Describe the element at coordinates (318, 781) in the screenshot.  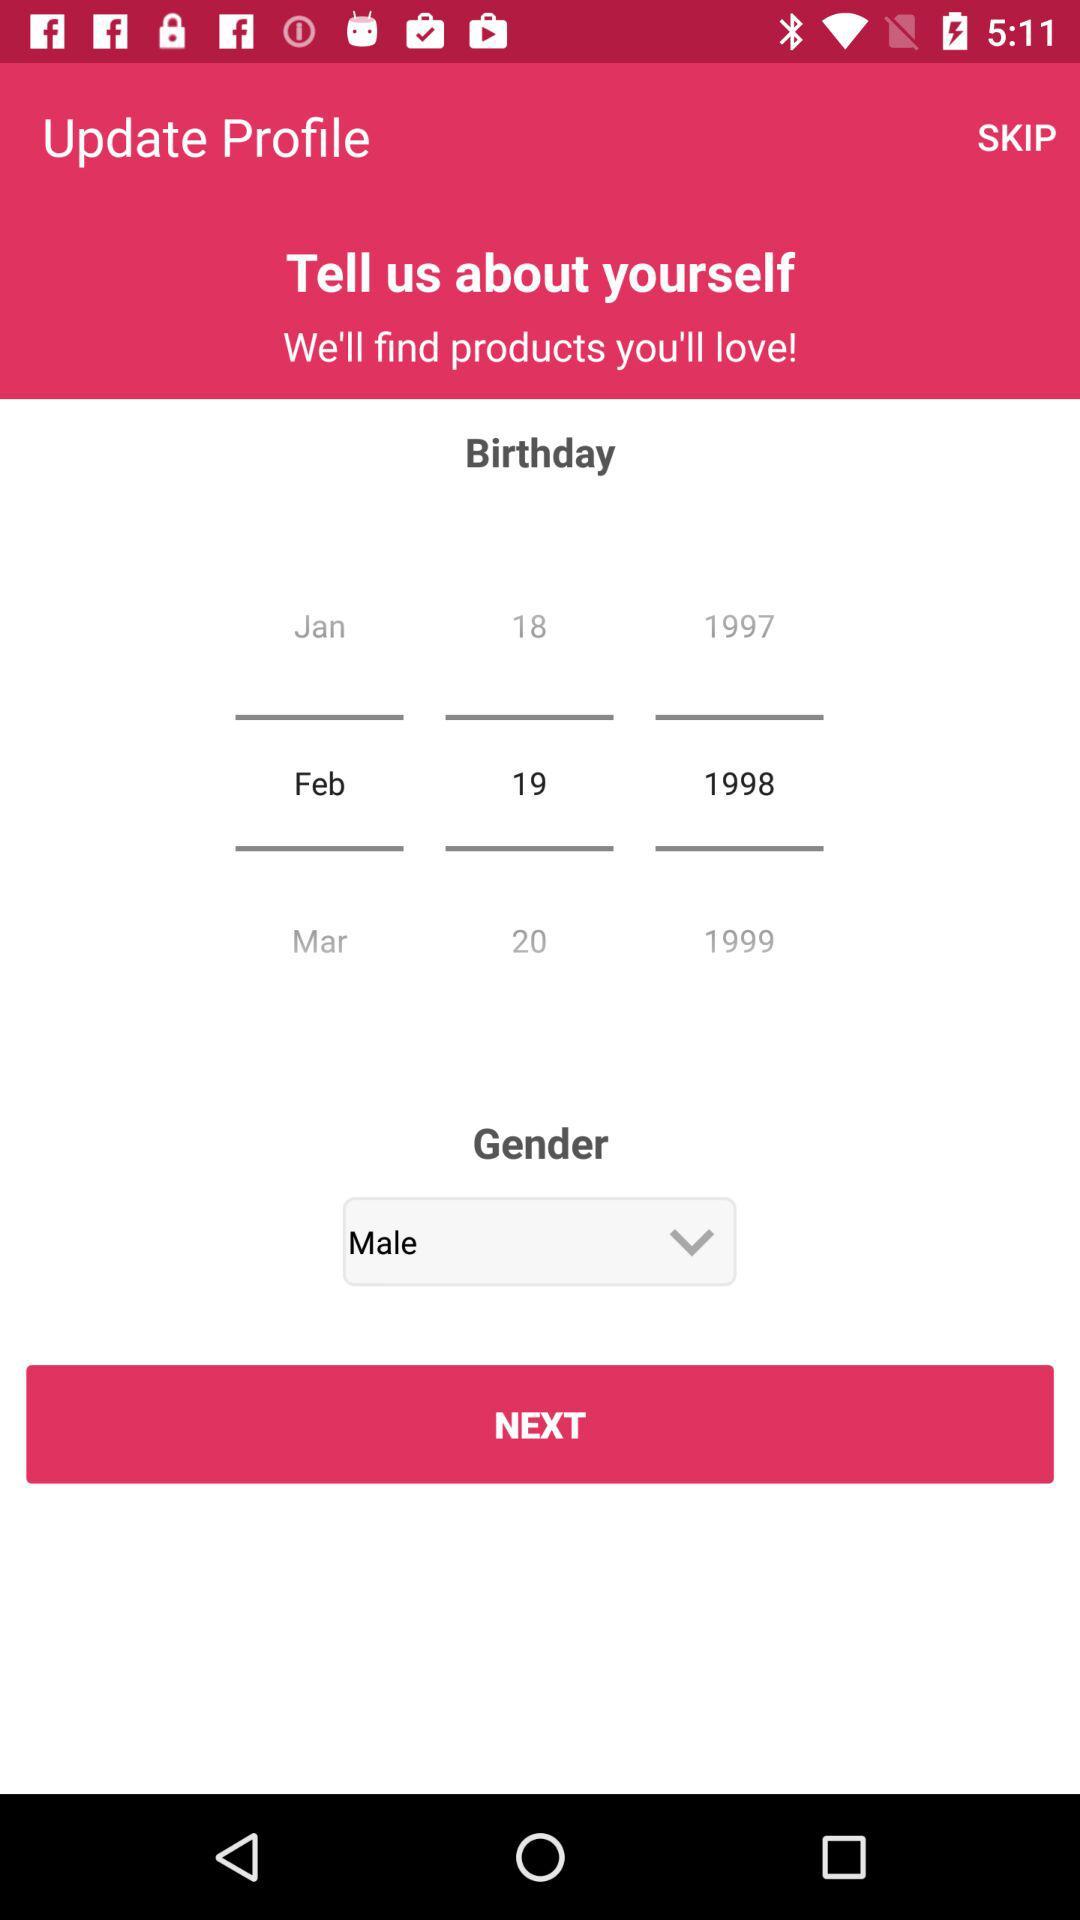
I see `item below the birthday` at that location.